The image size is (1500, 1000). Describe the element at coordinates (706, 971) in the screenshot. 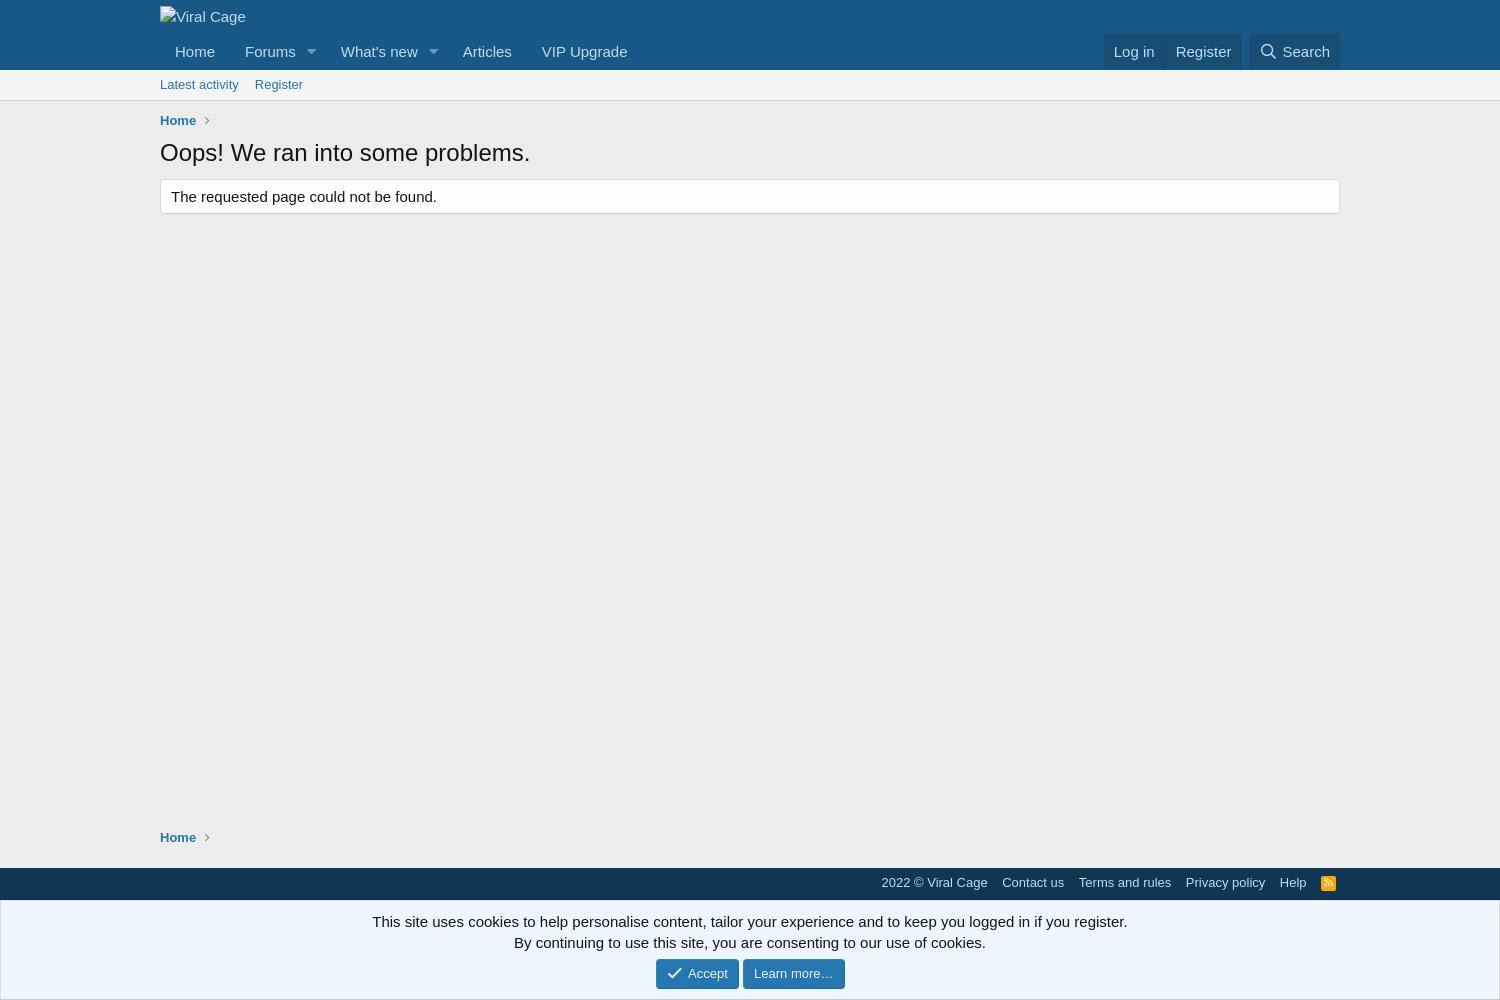

I see `'Accept'` at that location.